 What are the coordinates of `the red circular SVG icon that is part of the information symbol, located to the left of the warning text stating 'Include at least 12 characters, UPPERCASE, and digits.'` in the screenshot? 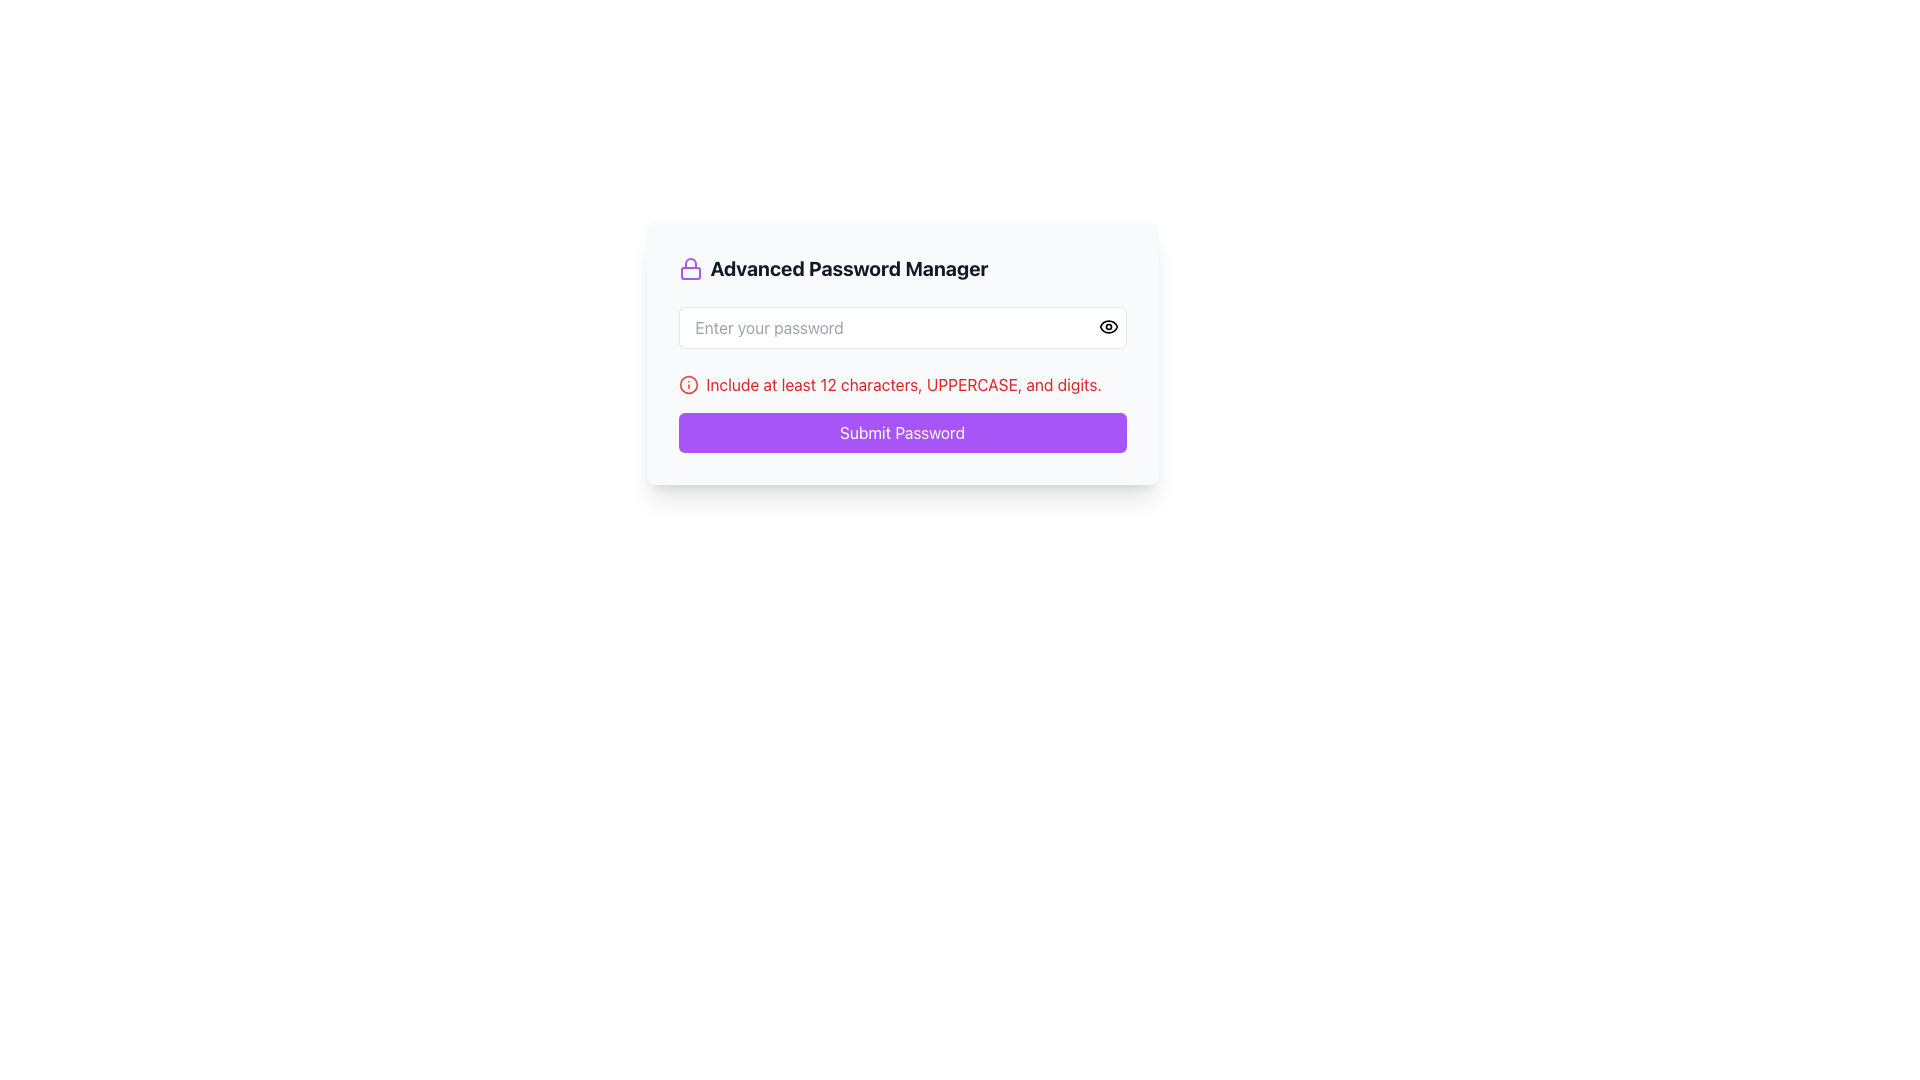 It's located at (688, 385).